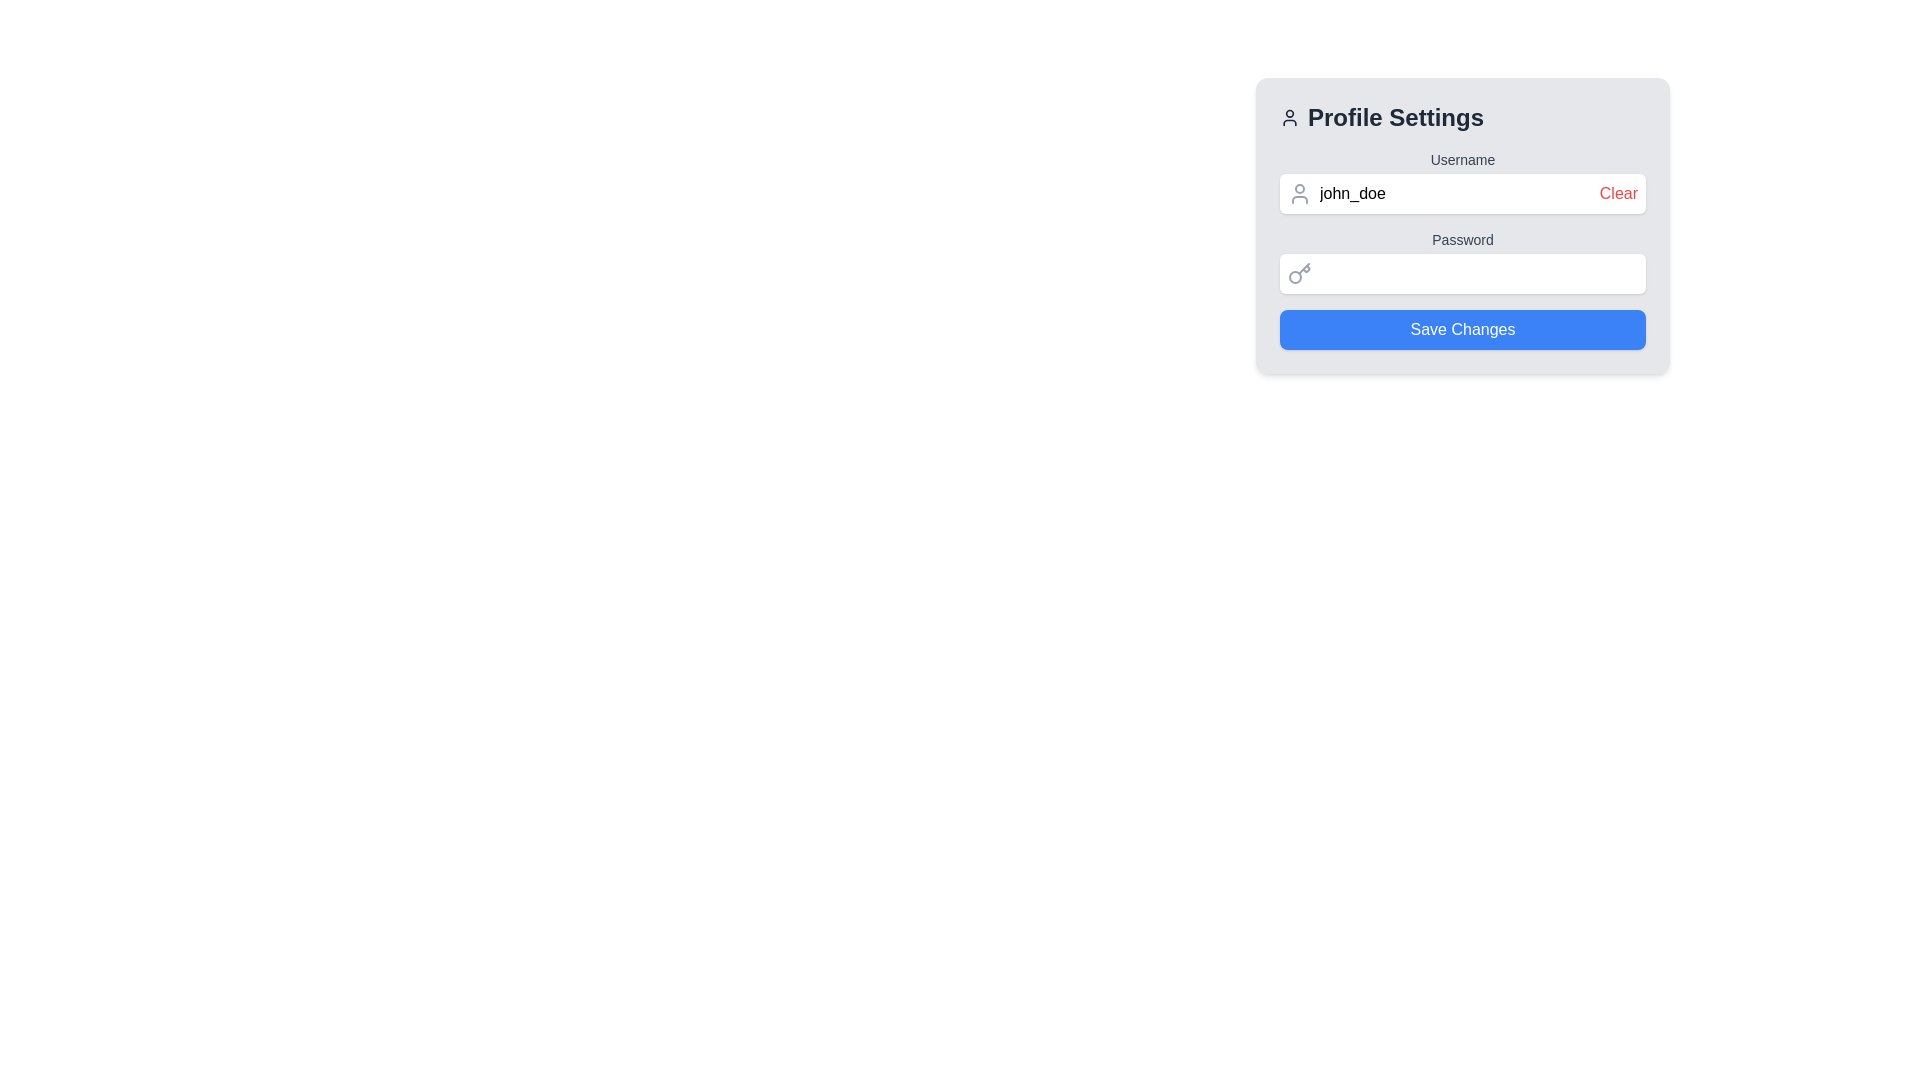  Describe the element at coordinates (1295, 277) in the screenshot. I see `the circular shape within the key icon located near the top-right corner of the interface, specifically within the password input field` at that location.